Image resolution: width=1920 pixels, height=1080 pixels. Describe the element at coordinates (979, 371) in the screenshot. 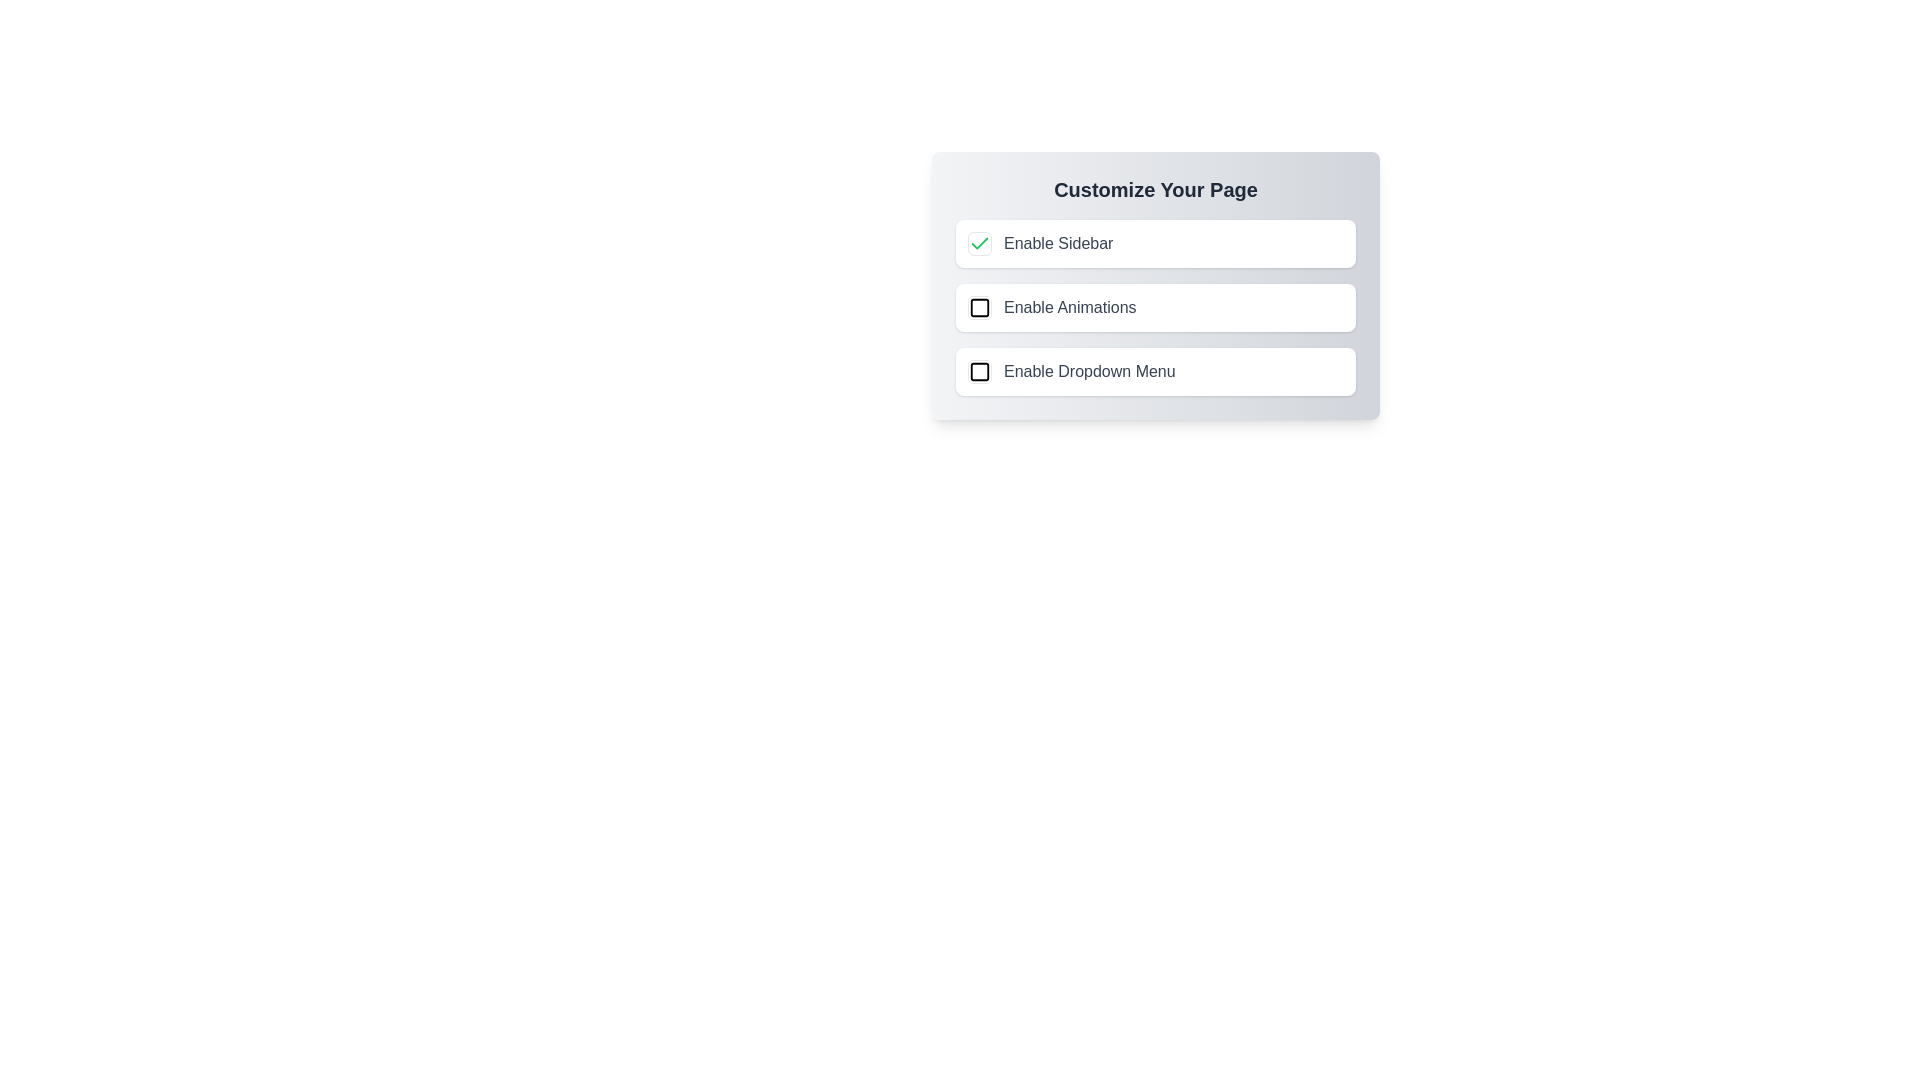

I see `the square-shaped checkbox labeled 'Enable Dropdown Menu'` at that location.